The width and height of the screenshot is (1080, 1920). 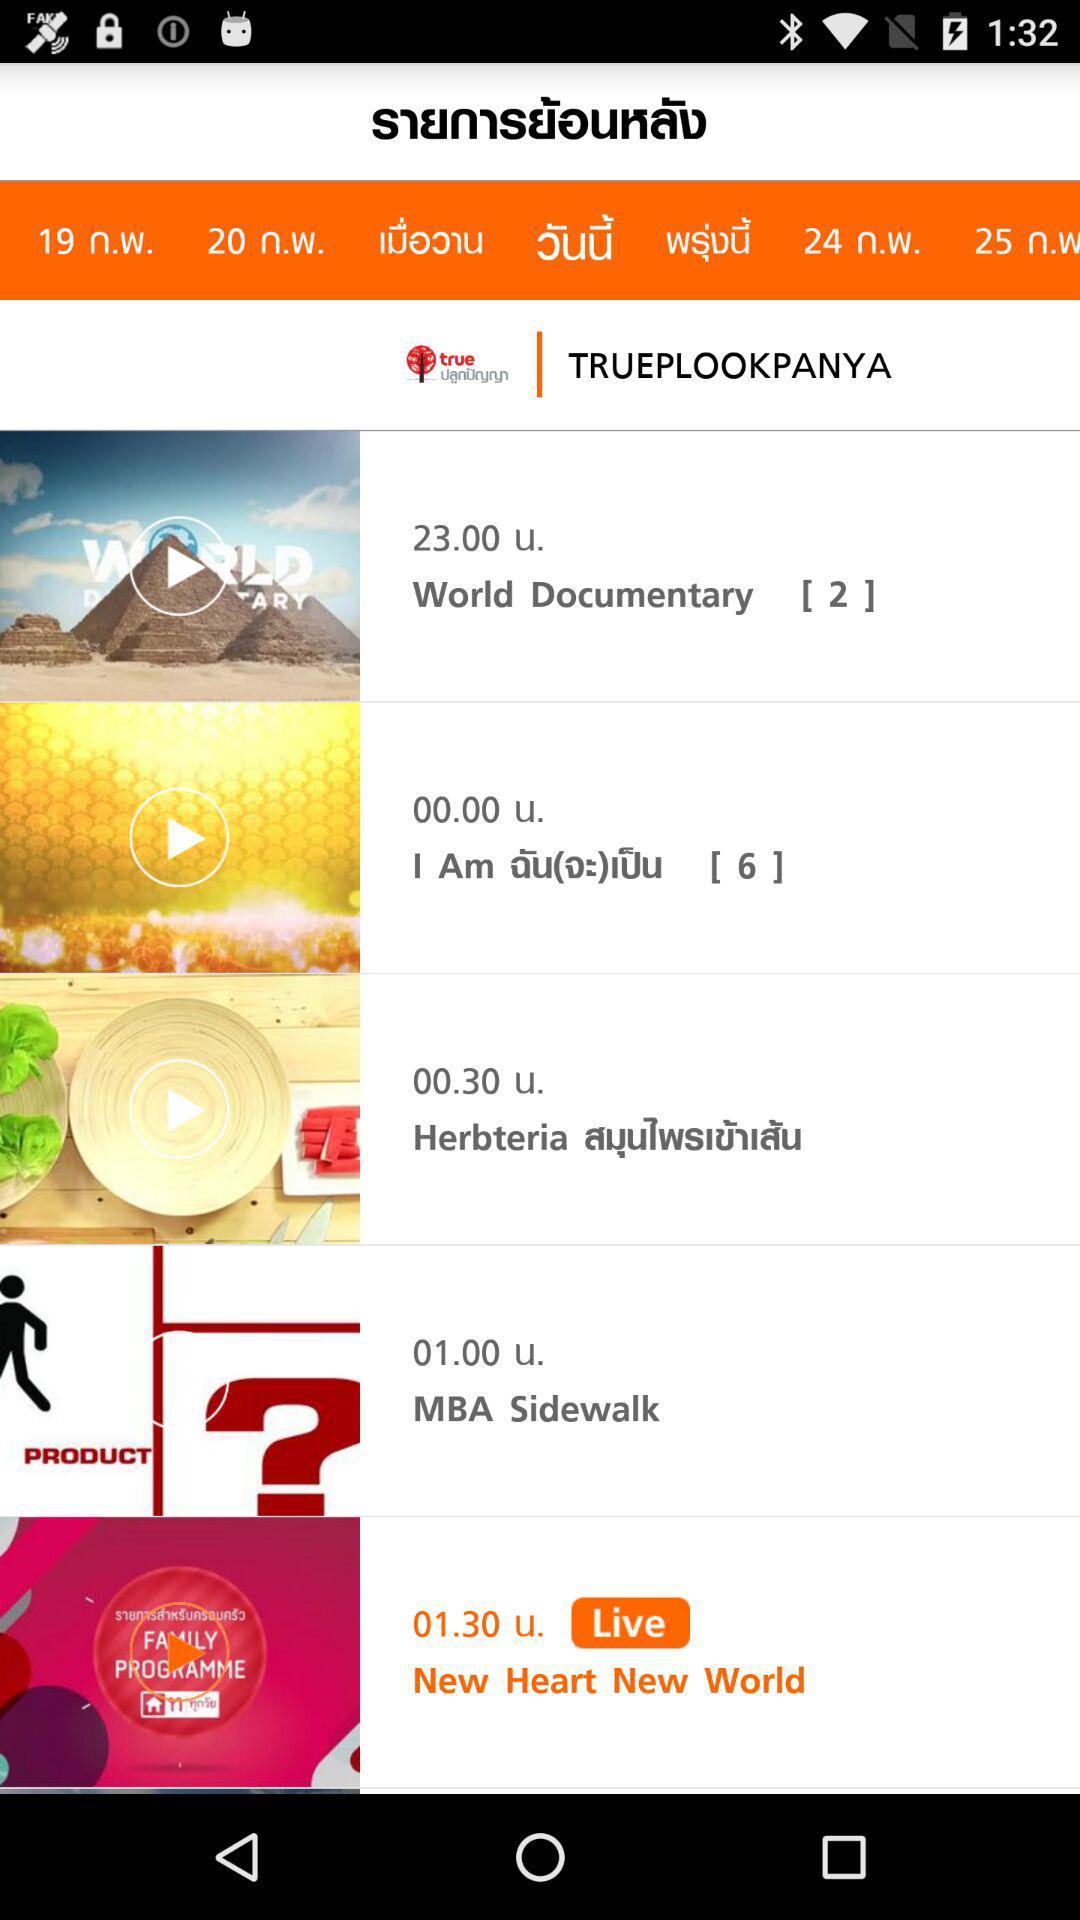 I want to click on mba sidewalk icon, so click(x=535, y=1407).